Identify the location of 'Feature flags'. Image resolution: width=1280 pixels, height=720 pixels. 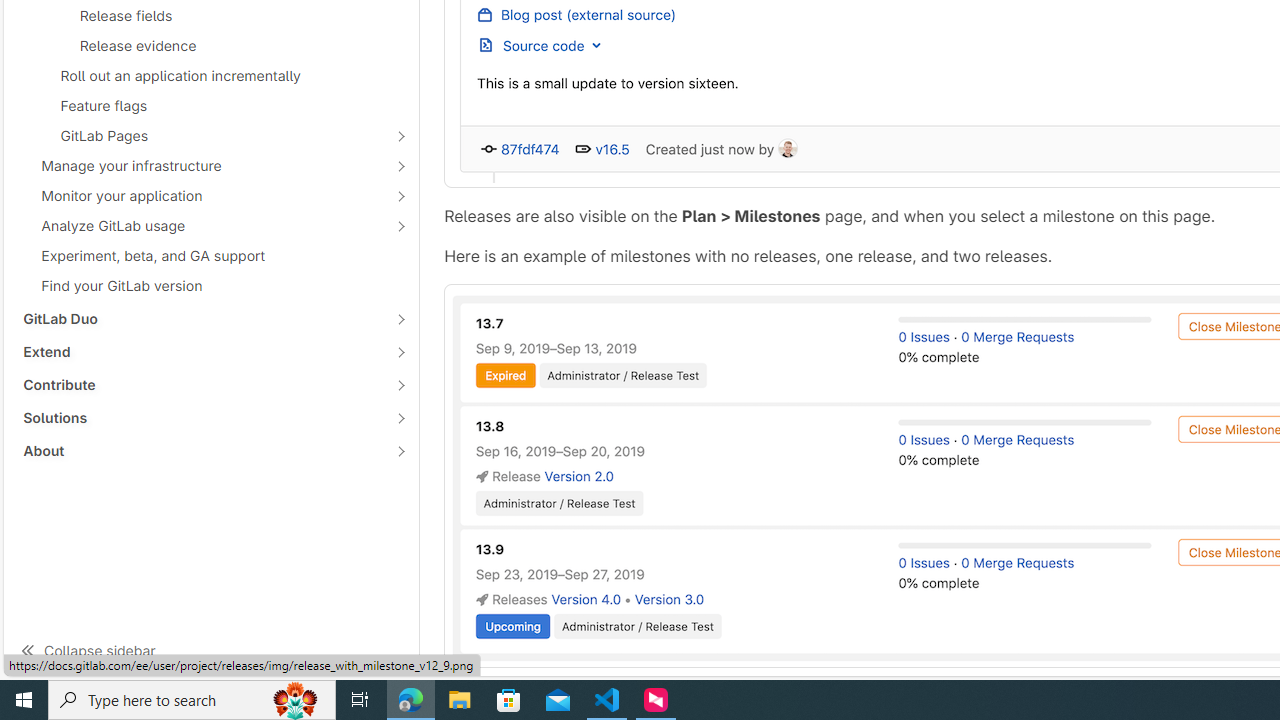
(211, 105).